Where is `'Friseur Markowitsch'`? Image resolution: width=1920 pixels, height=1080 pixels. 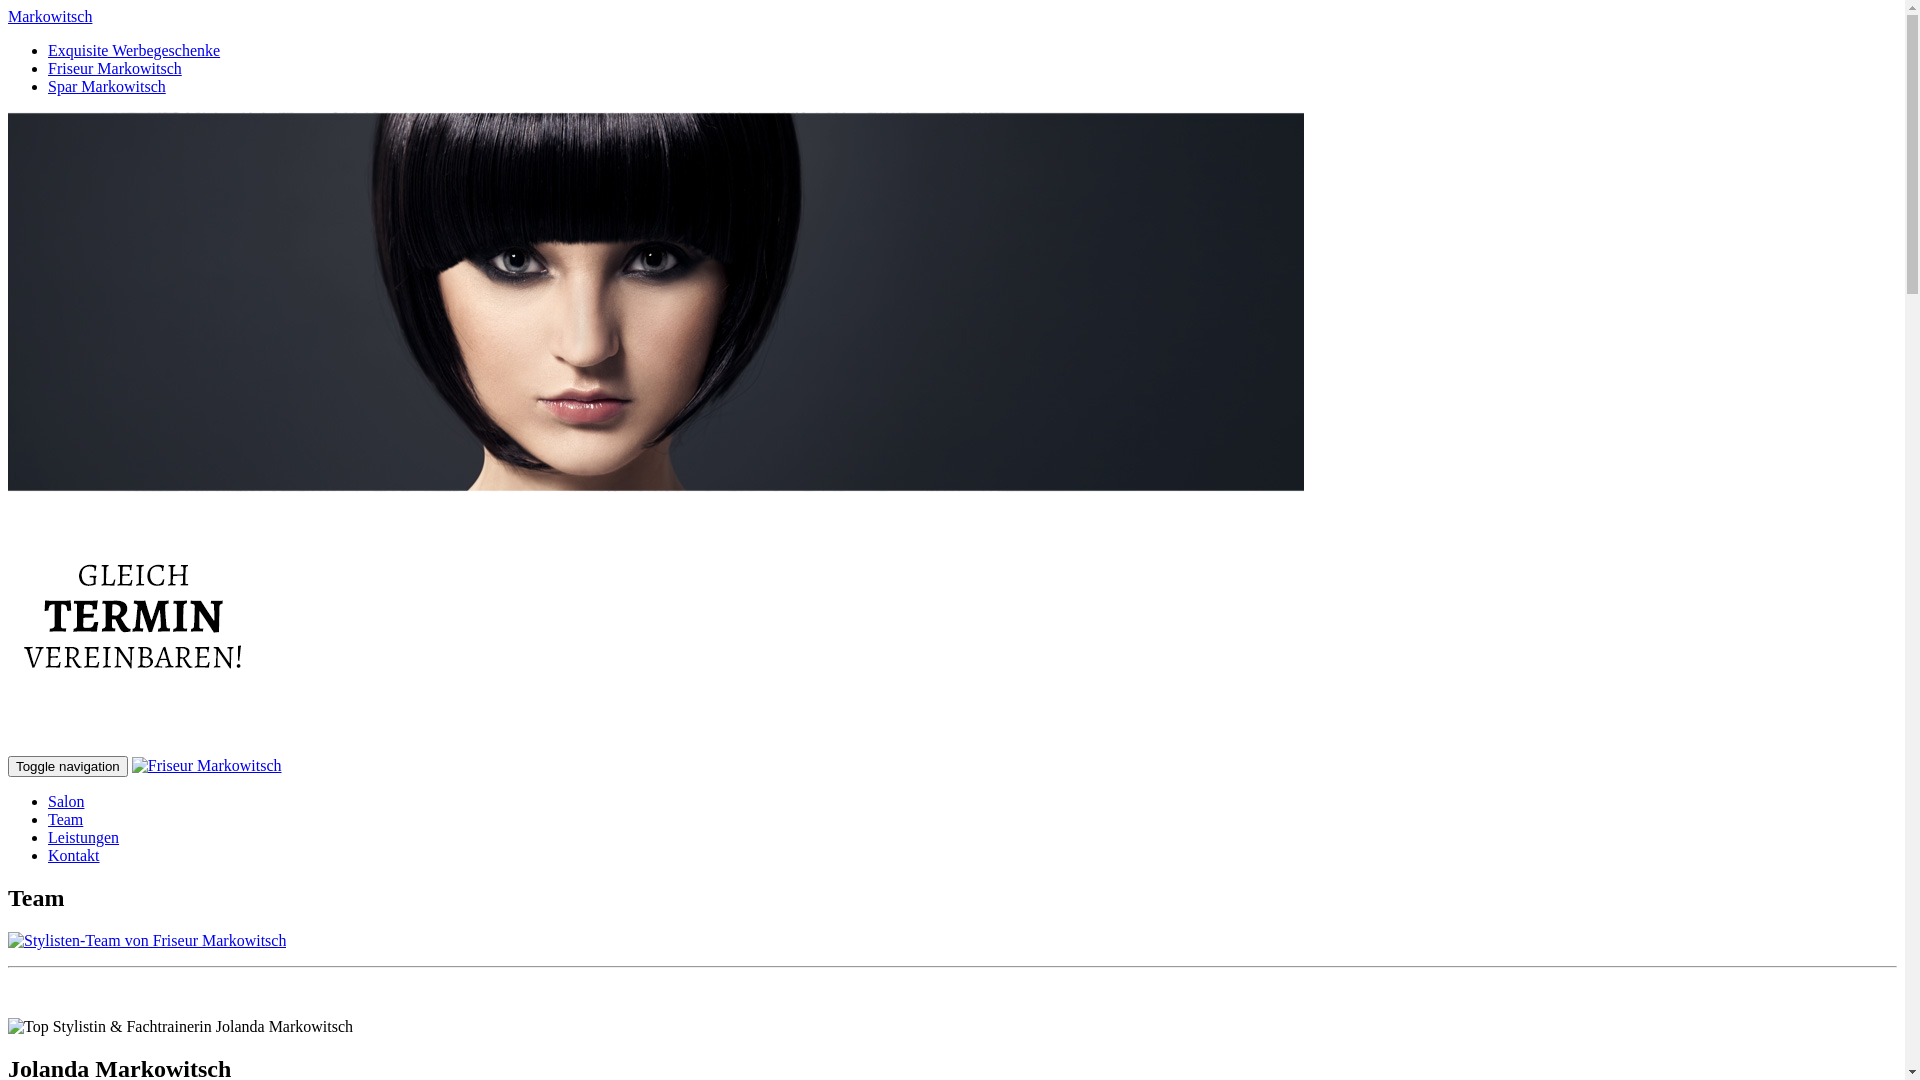 'Friseur Markowitsch' is located at coordinates (114, 67).